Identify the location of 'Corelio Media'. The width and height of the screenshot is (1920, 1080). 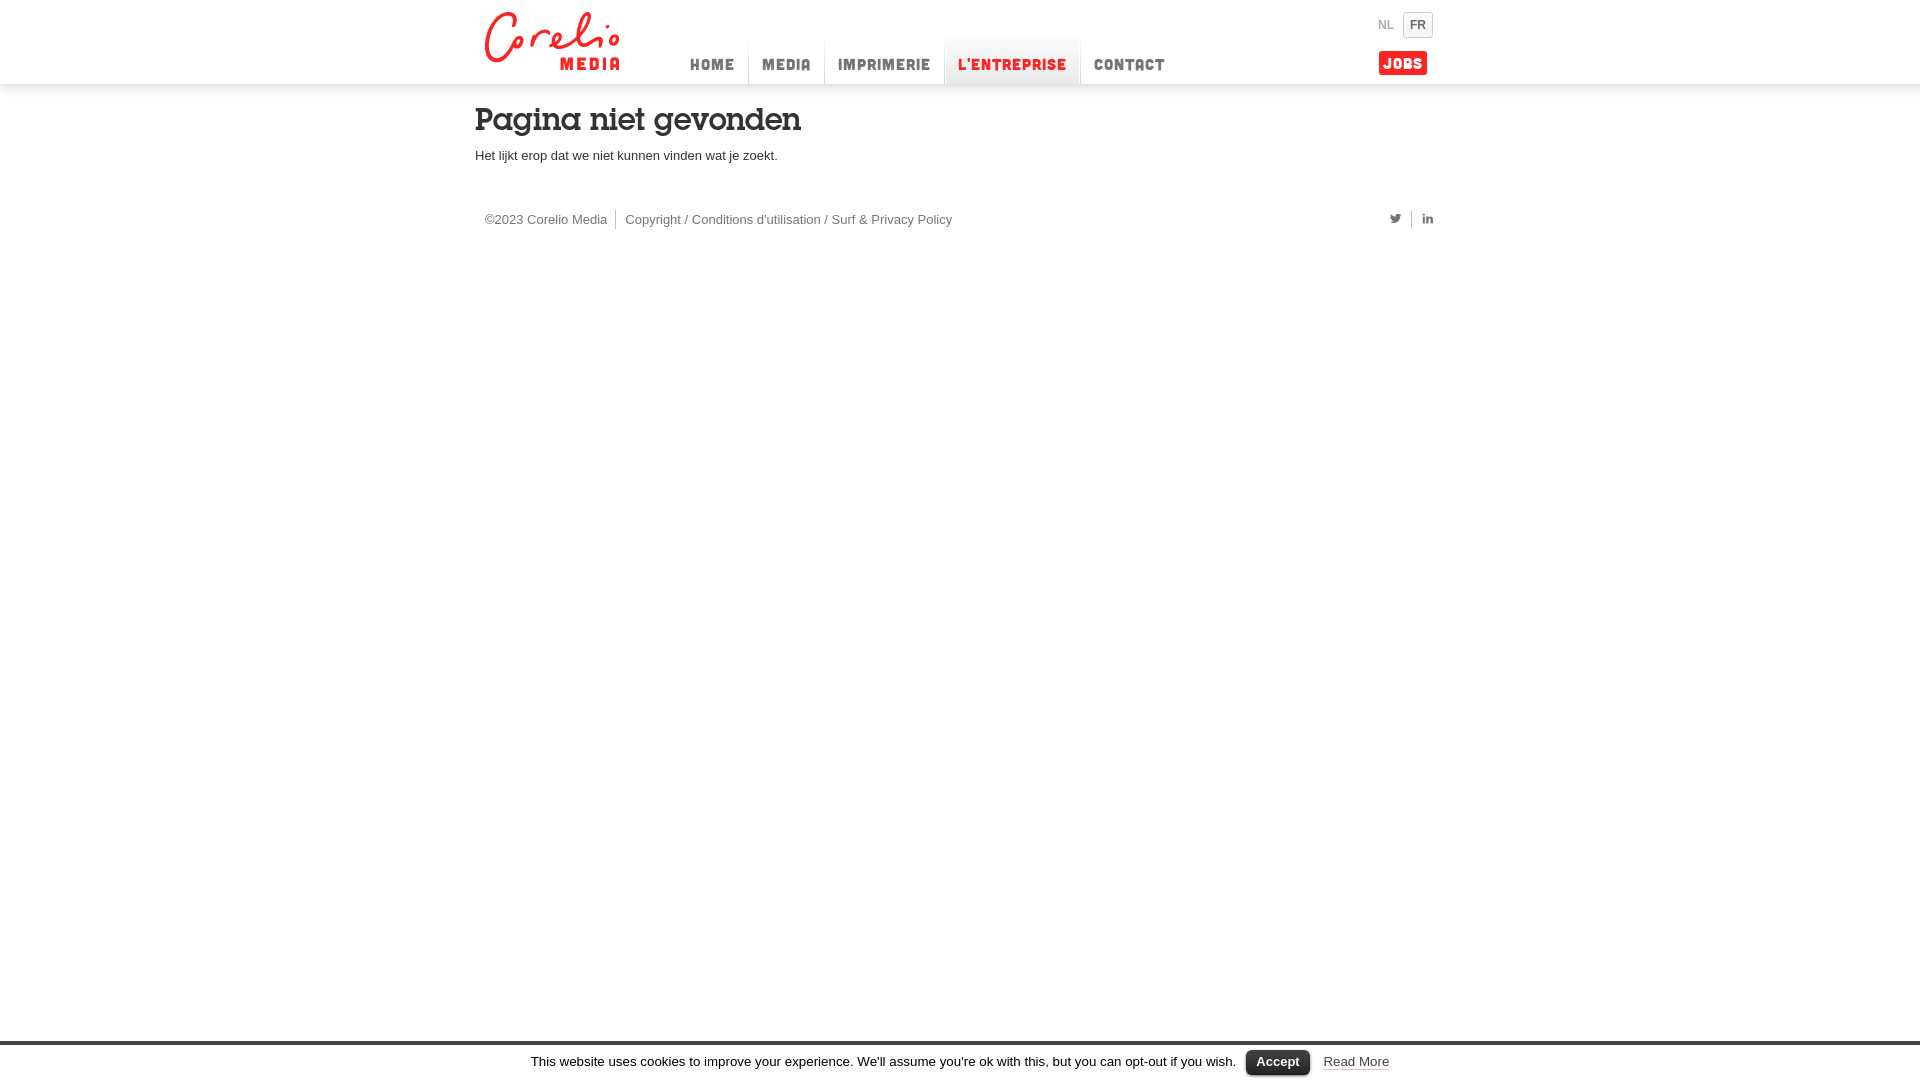
(555, 41).